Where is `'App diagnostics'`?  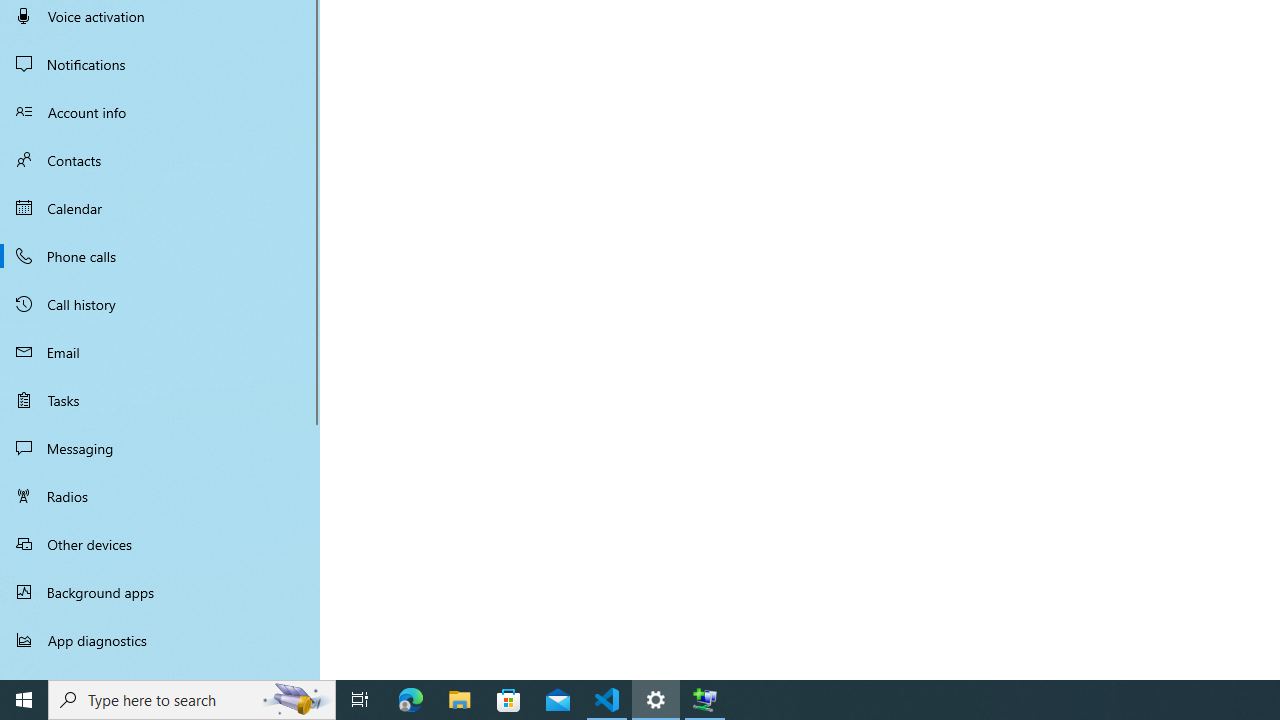 'App diagnostics' is located at coordinates (160, 640).